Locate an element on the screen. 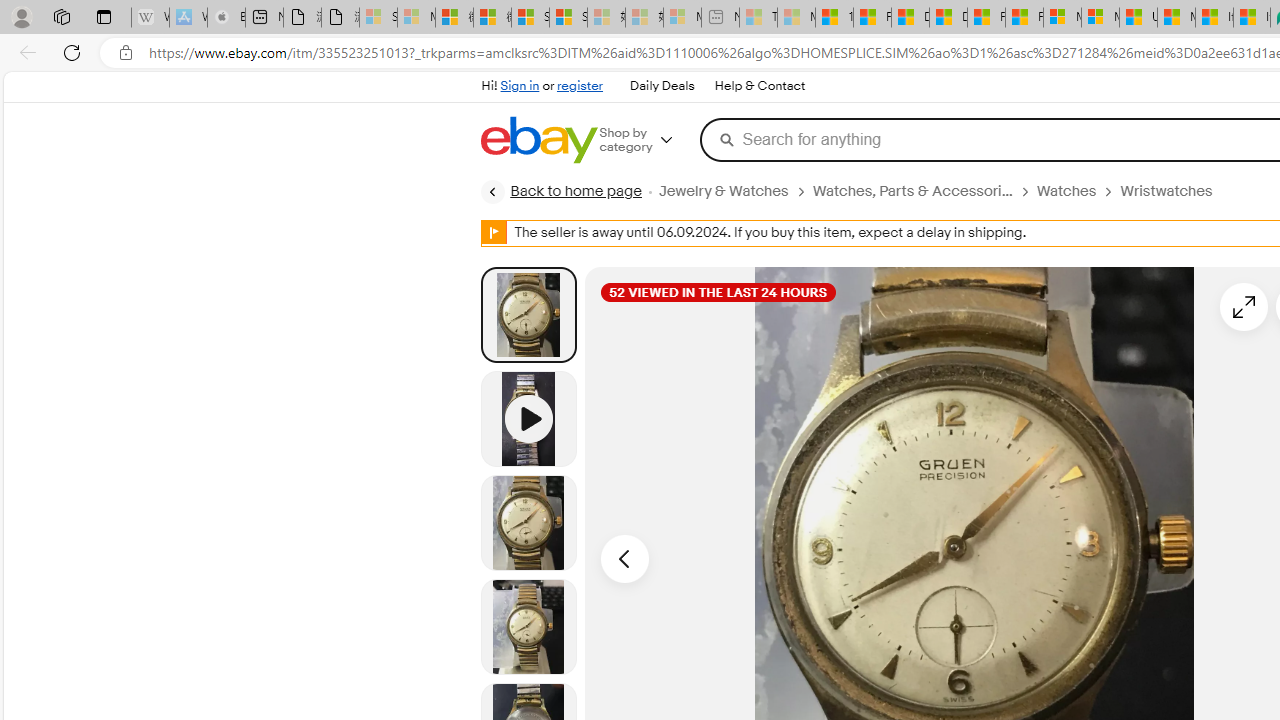  'Watches' is located at coordinates (1065, 191).